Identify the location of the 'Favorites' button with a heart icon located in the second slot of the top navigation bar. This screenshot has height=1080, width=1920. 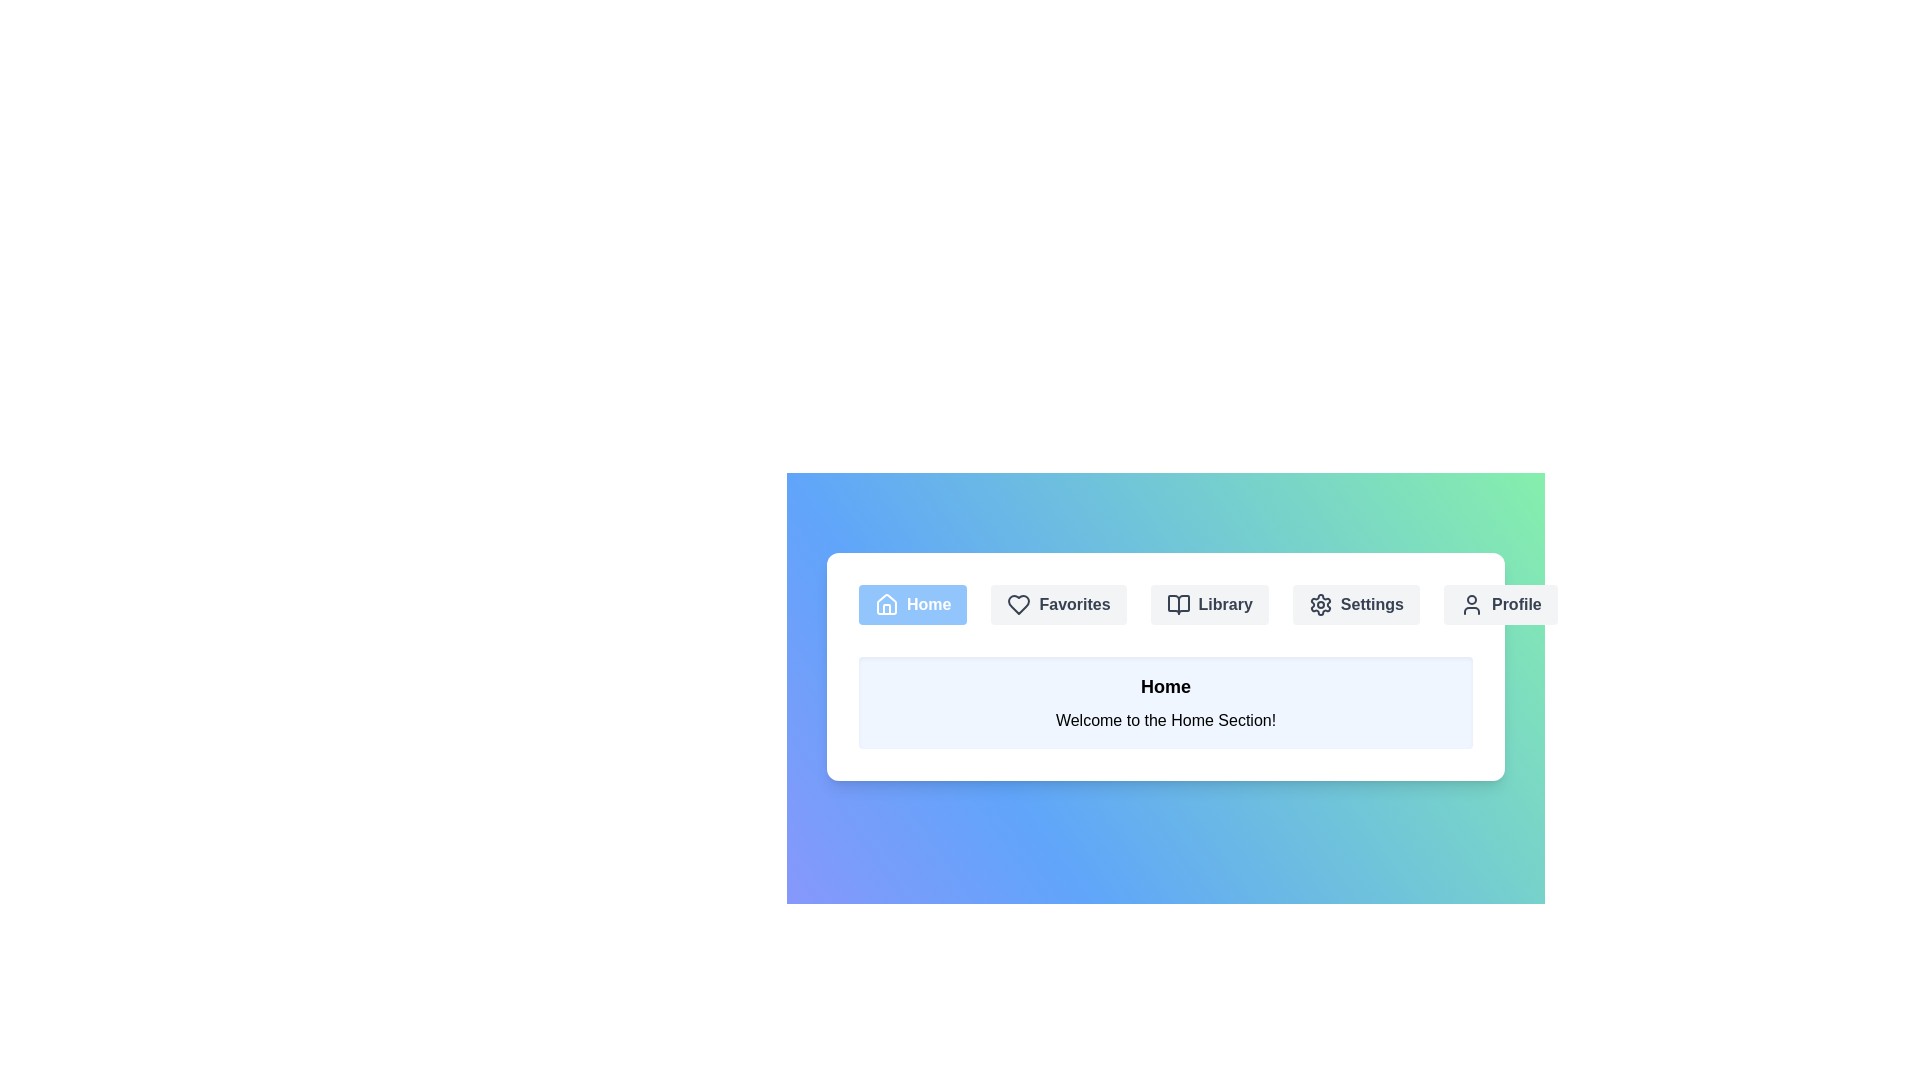
(1058, 604).